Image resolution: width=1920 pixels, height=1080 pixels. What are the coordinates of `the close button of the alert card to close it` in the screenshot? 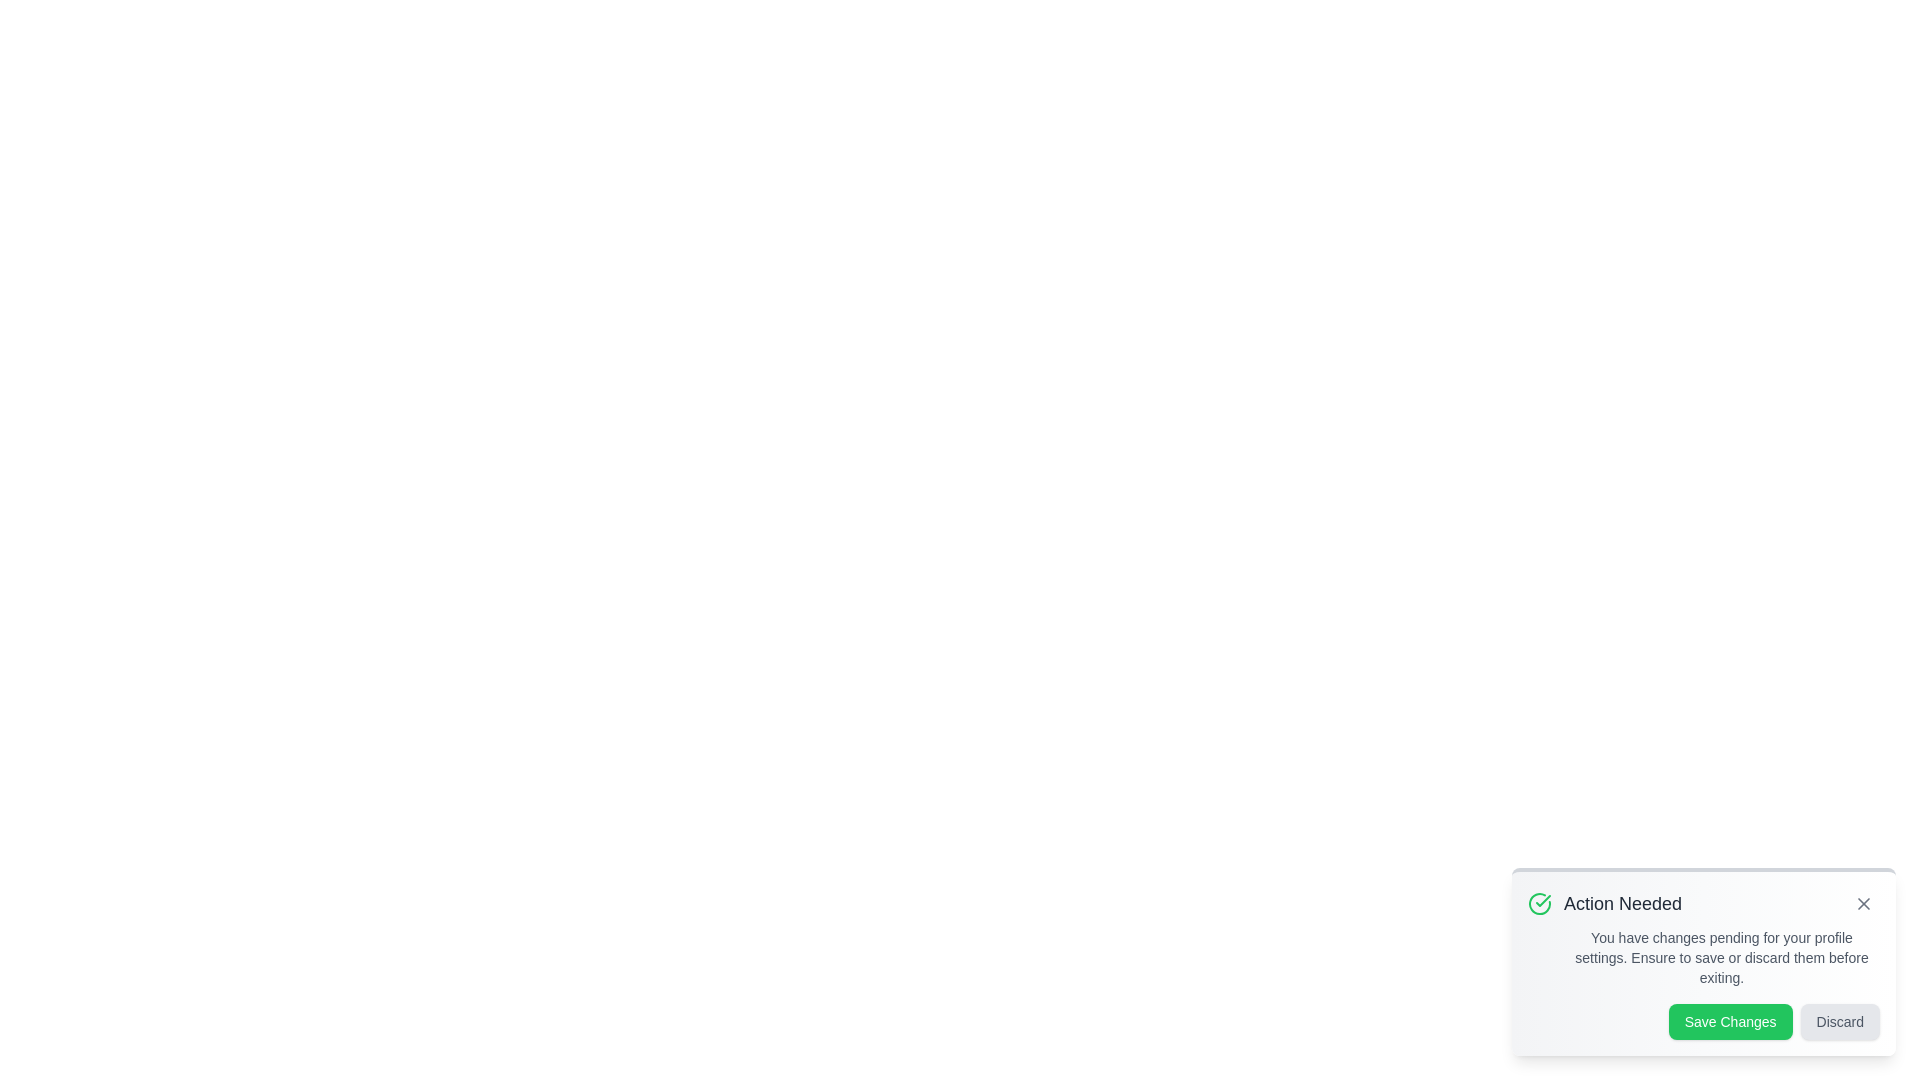 It's located at (1862, 903).